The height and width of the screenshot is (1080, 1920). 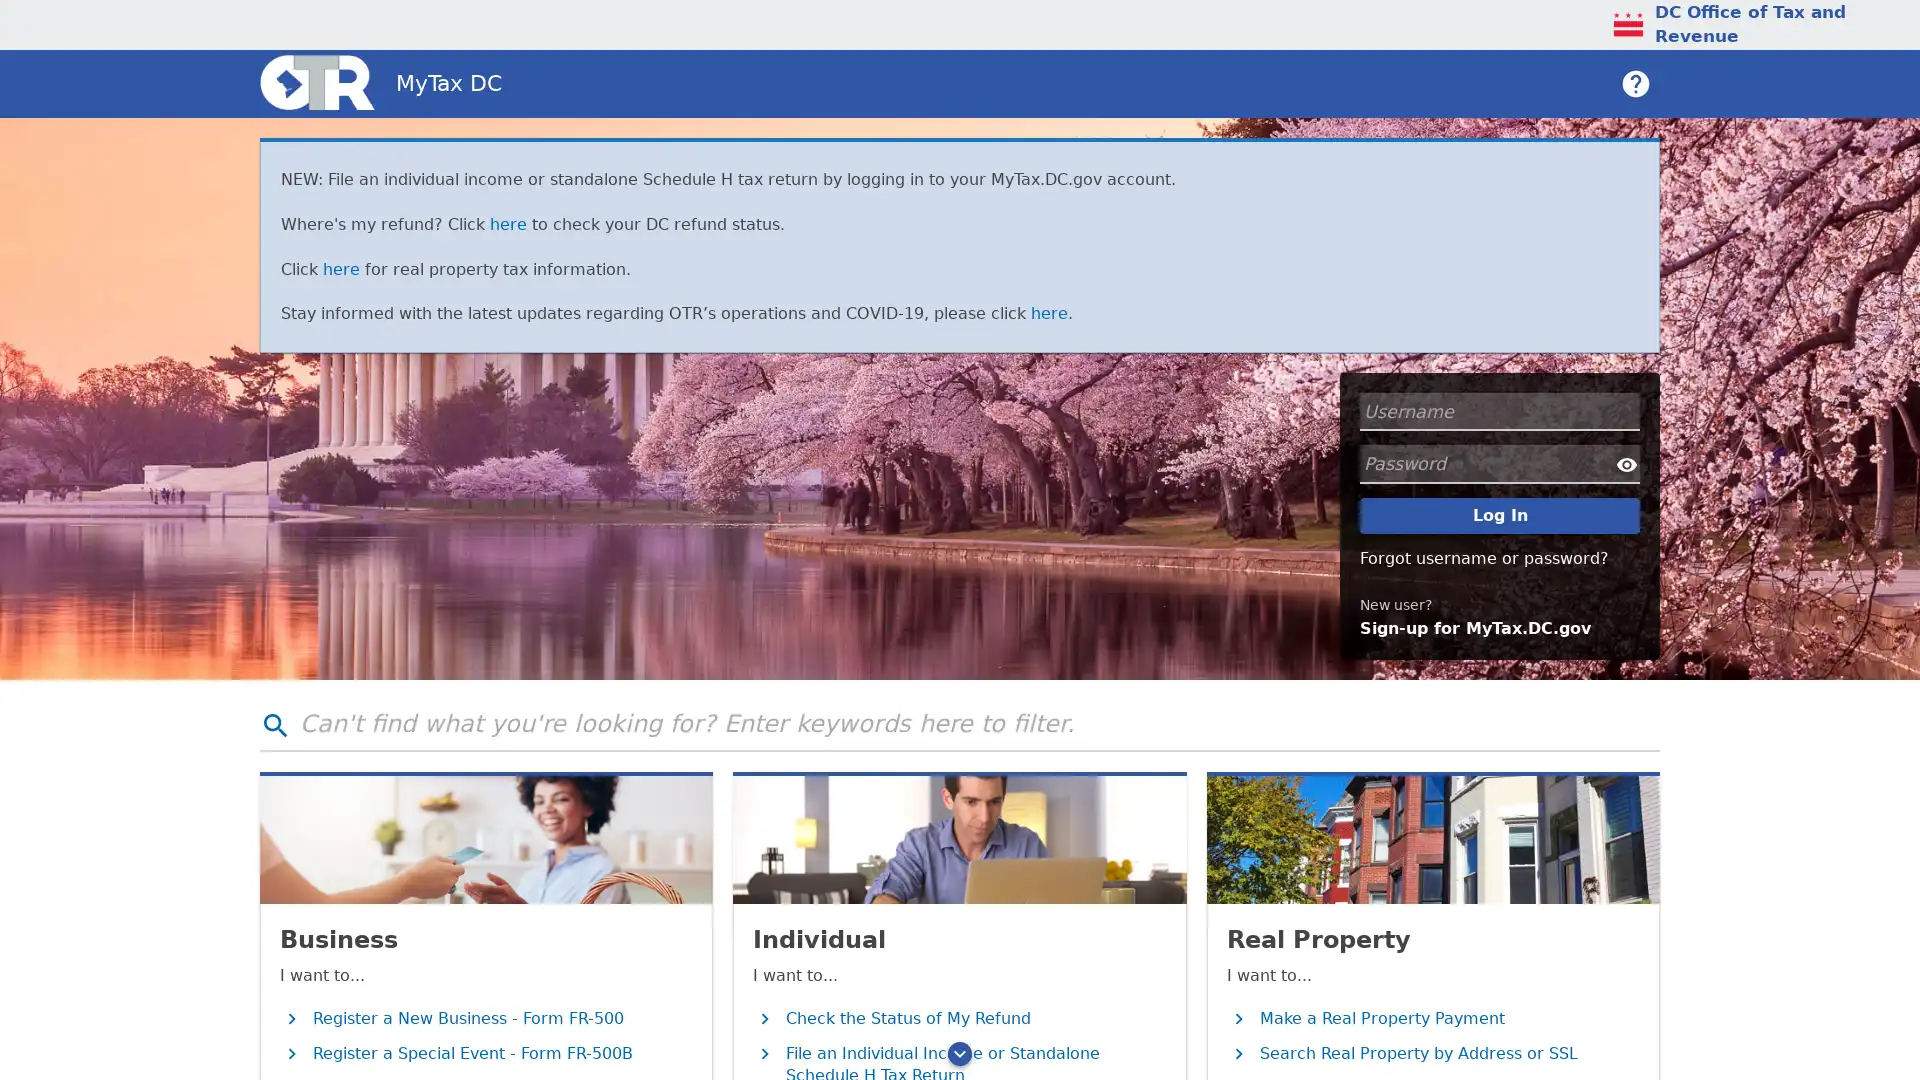 I want to click on Log In, so click(x=1499, y=514).